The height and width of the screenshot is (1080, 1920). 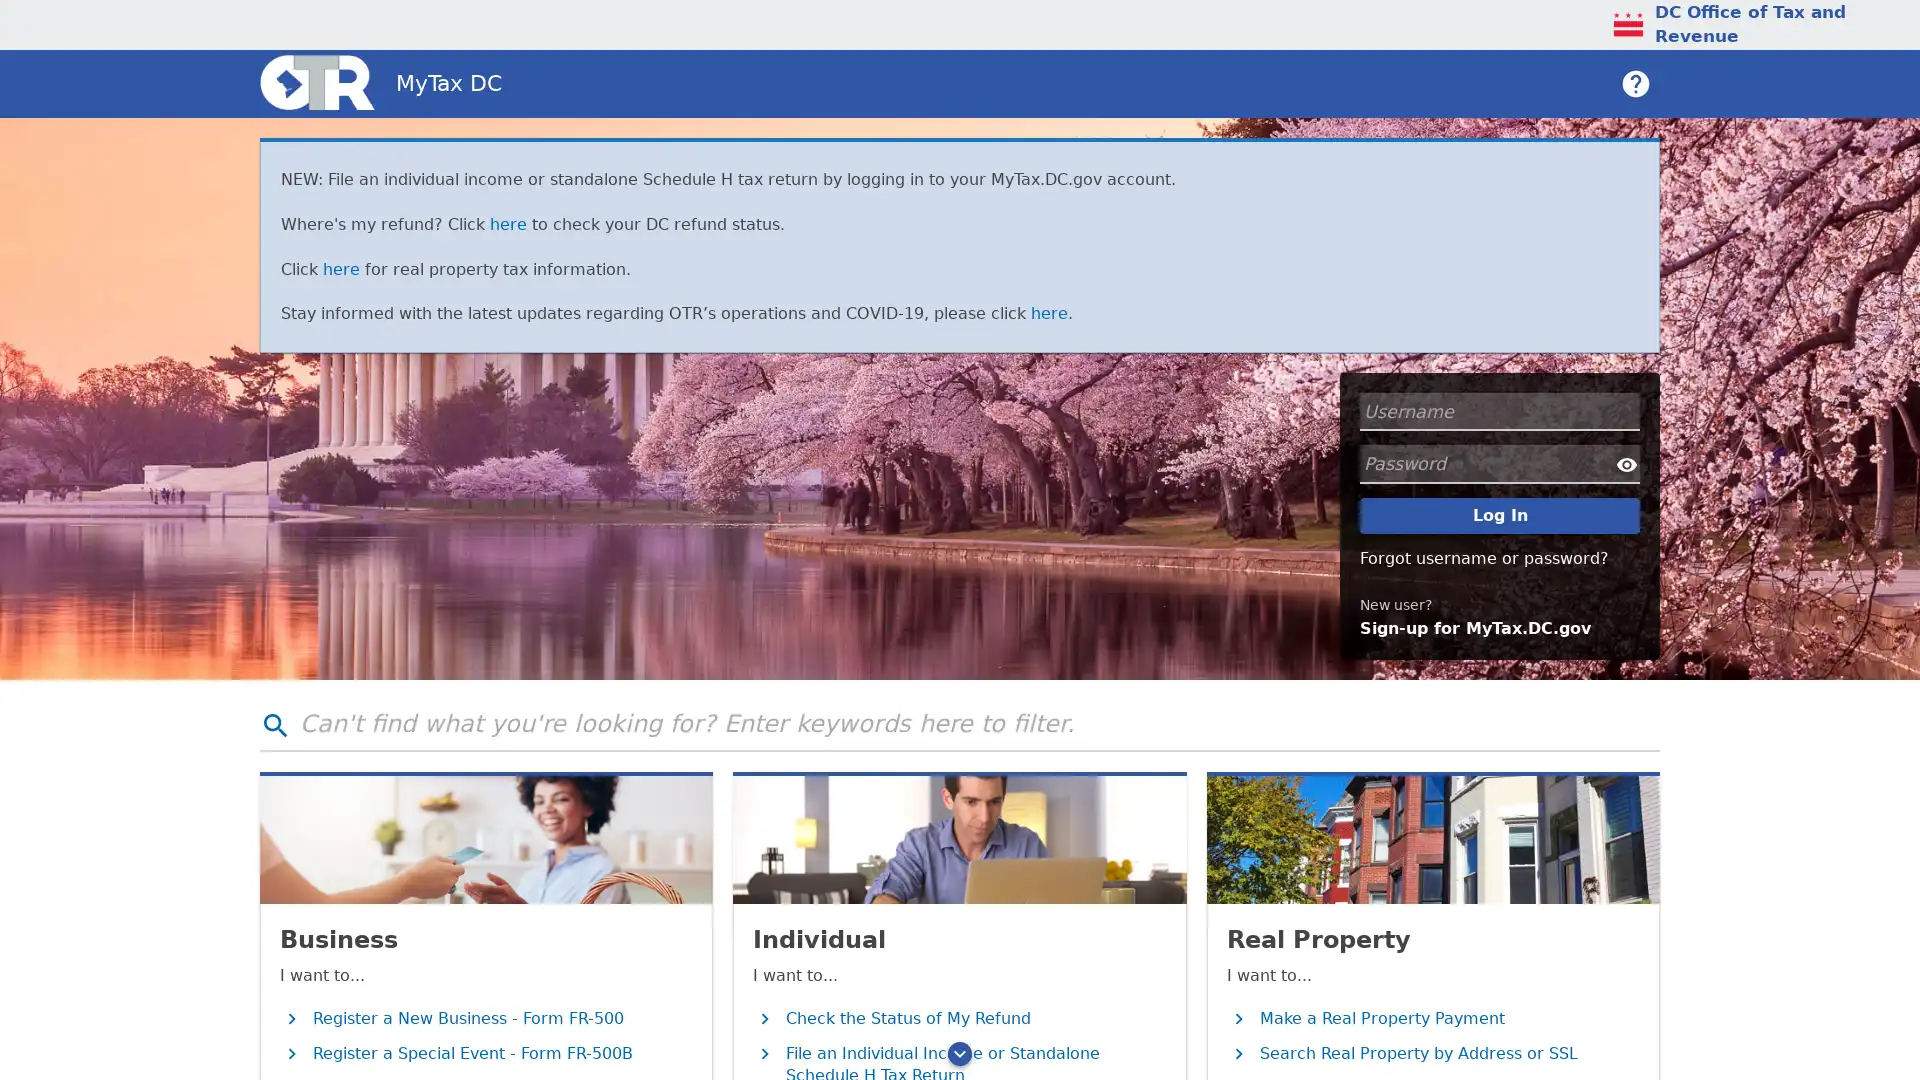 I want to click on Log In, so click(x=1499, y=514).